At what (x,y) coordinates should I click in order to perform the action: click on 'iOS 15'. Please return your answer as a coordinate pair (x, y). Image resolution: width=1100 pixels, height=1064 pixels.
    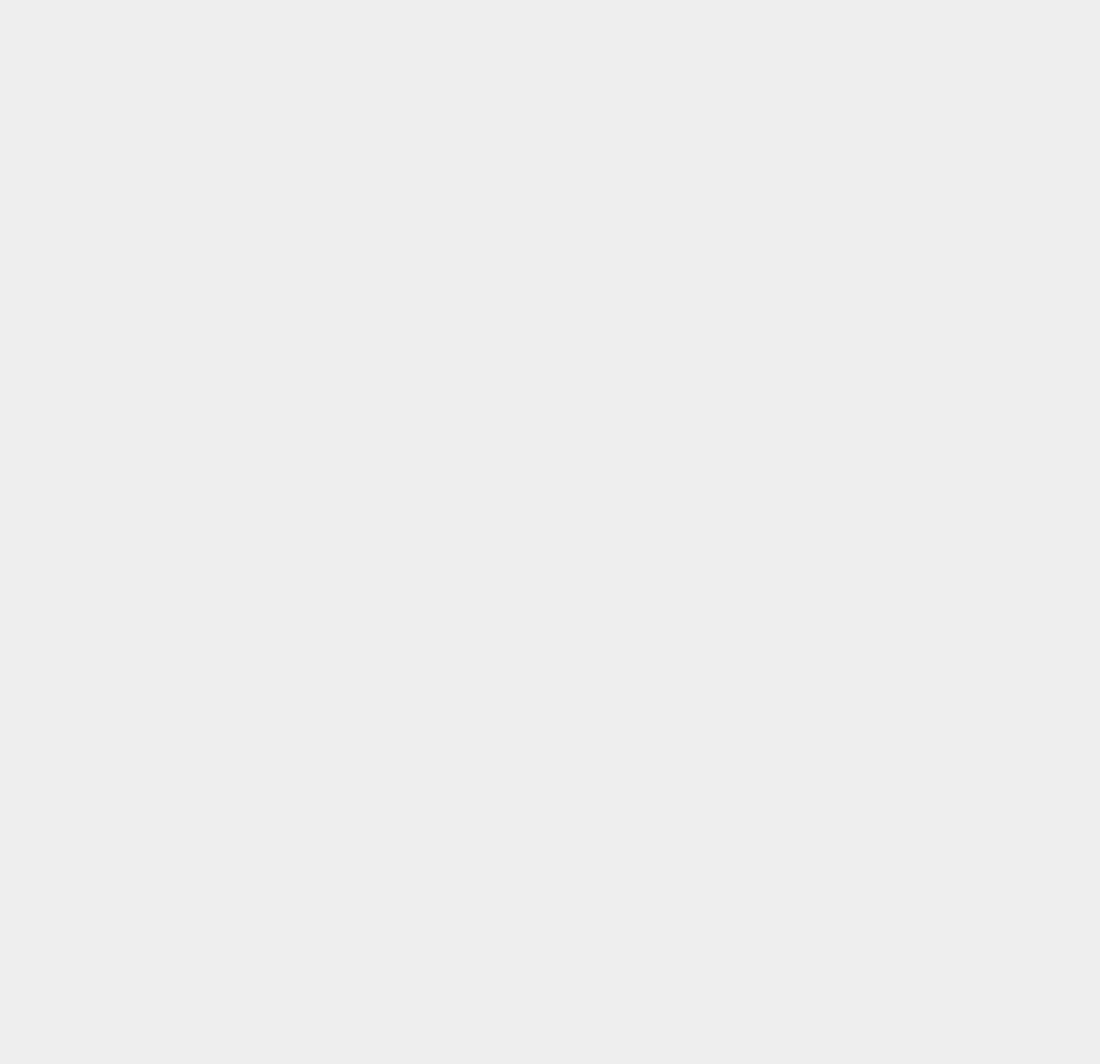
    Looking at the image, I should click on (798, 653).